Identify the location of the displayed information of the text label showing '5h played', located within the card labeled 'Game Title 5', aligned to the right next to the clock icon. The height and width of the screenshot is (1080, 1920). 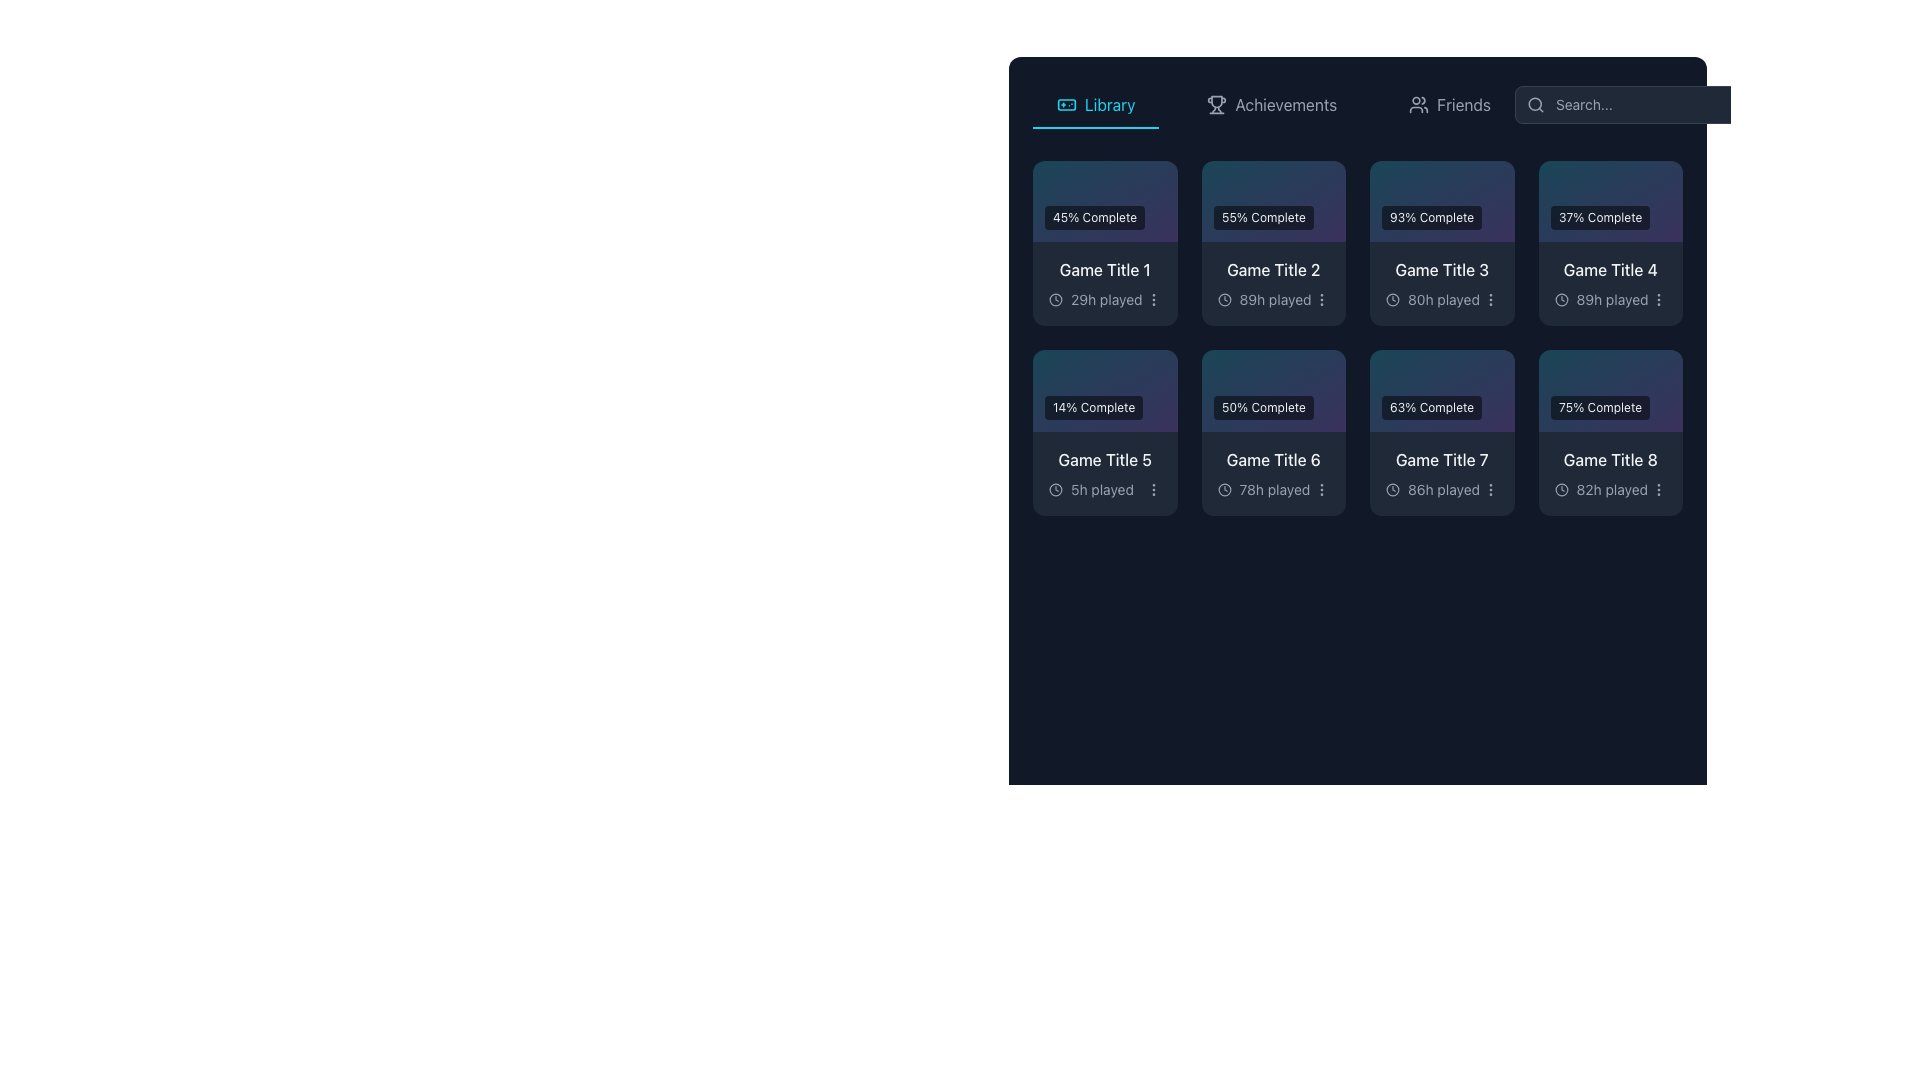
(1104, 489).